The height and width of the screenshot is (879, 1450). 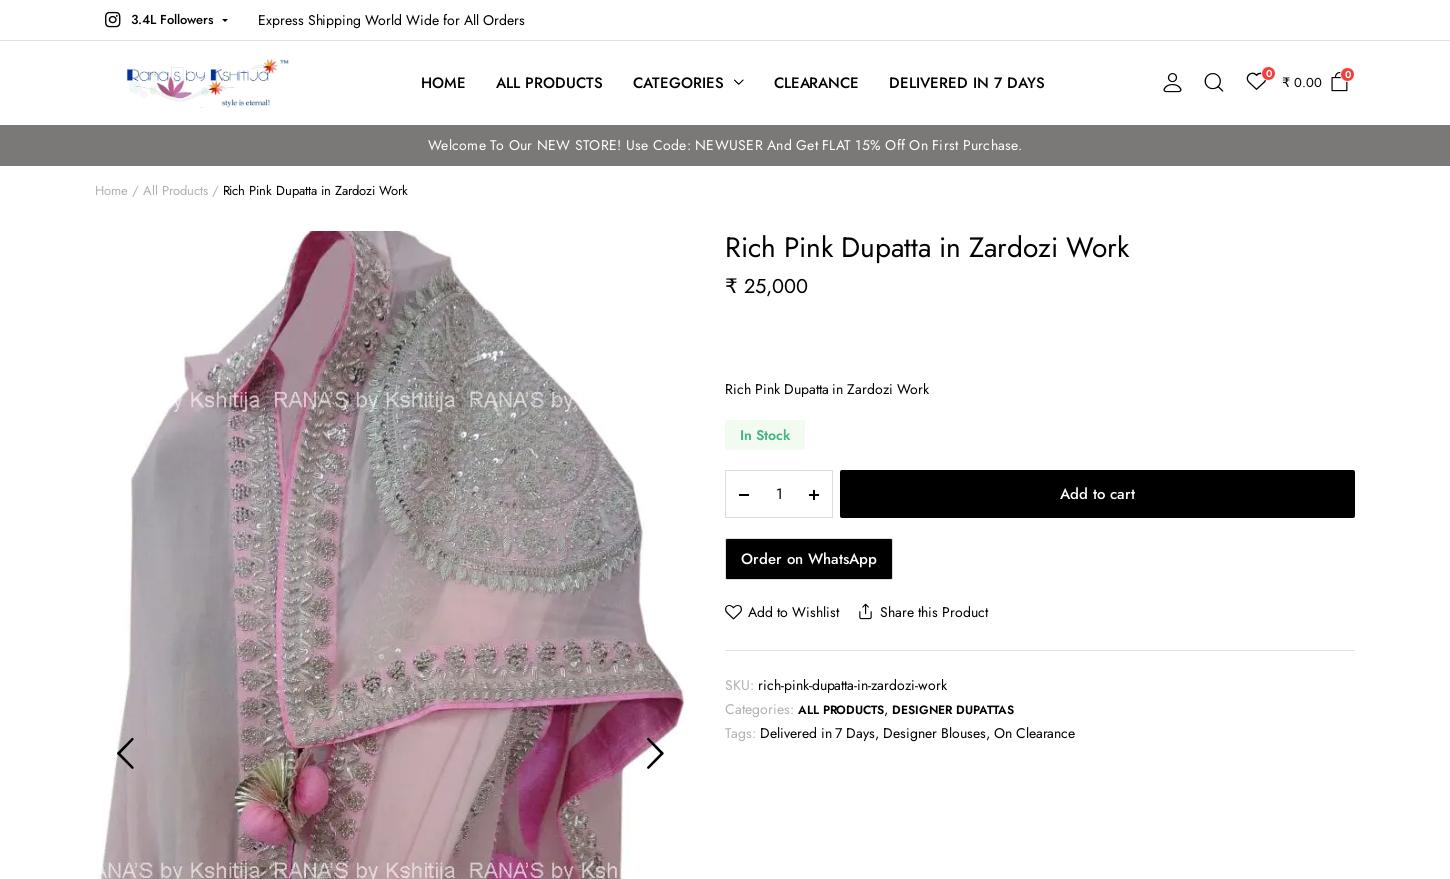 What do you see at coordinates (183, 207) in the screenshot?
I see `'What are you looking for?'` at bounding box center [183, 207].